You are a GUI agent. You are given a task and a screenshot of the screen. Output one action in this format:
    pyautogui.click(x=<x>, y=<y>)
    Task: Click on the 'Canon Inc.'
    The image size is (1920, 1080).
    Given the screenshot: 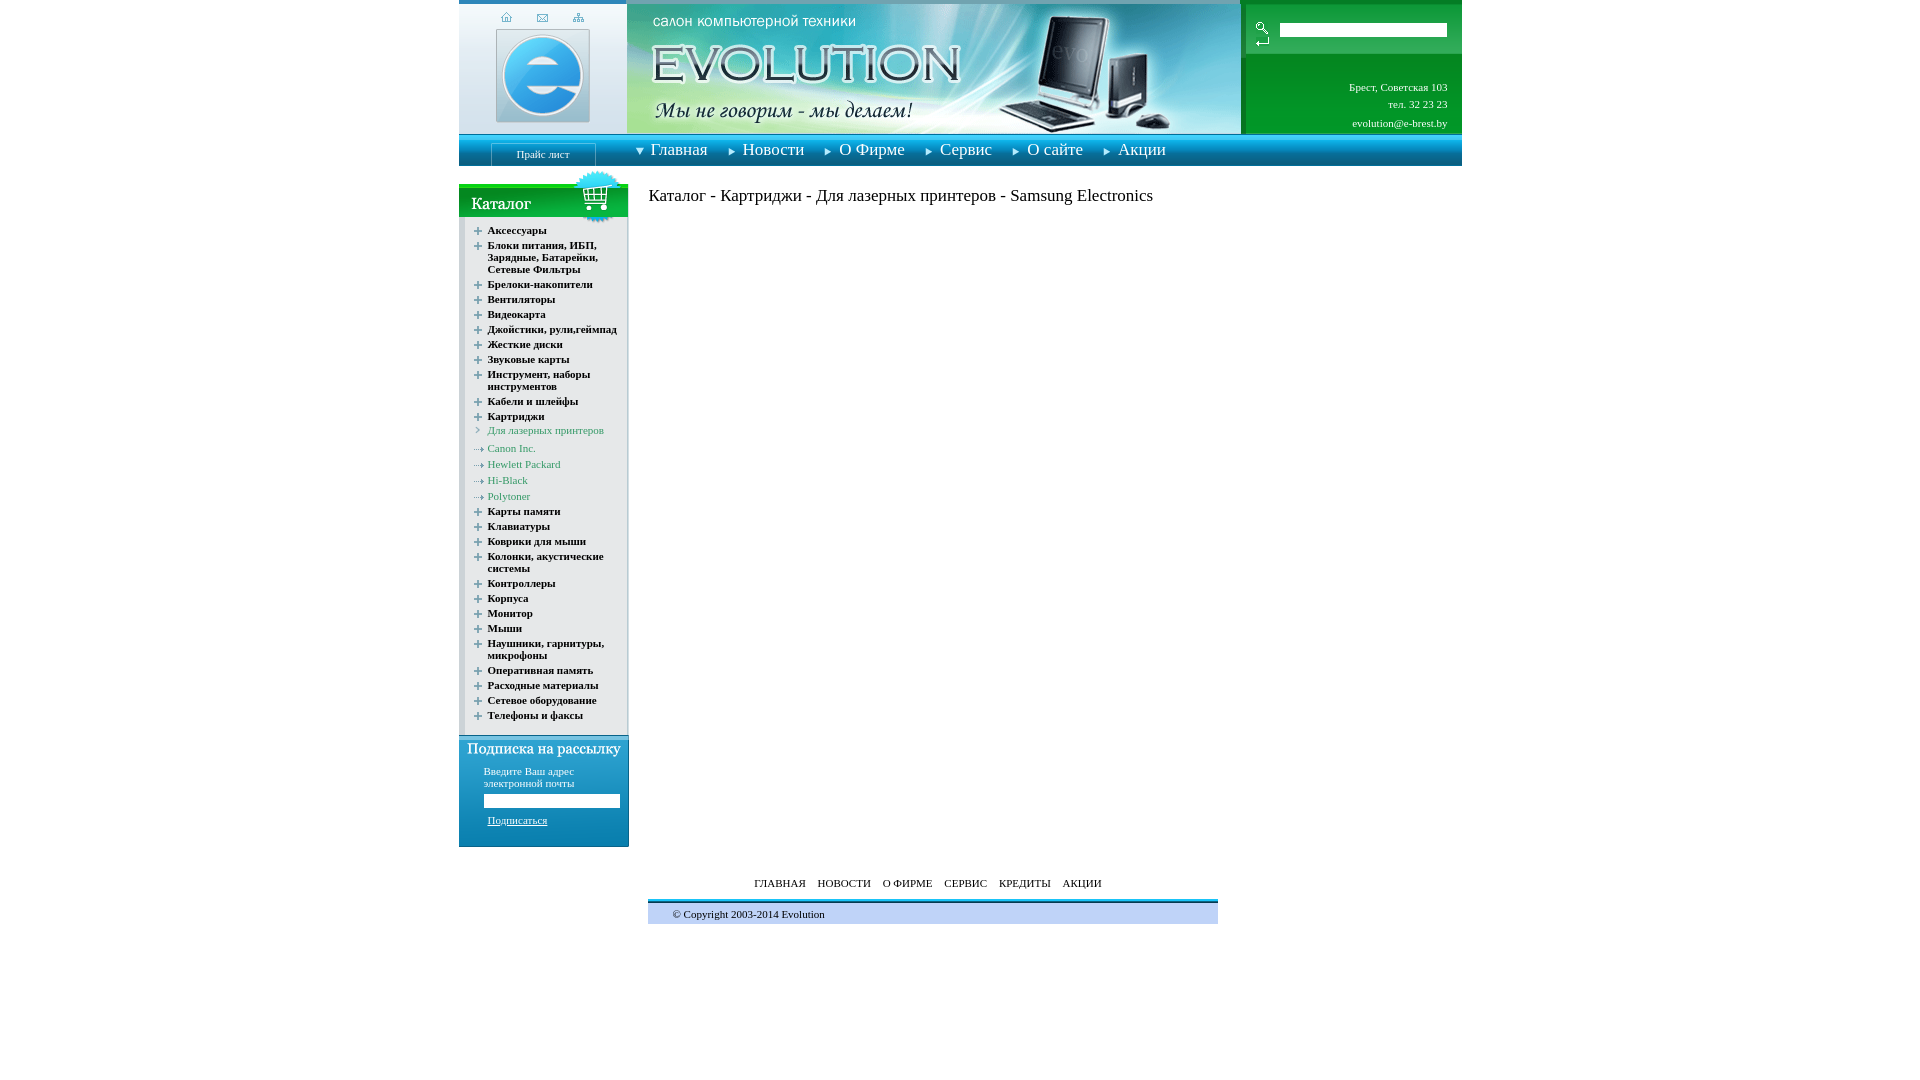 What is the action you would take?
    pyautogui.click(x=512, y=446)
    